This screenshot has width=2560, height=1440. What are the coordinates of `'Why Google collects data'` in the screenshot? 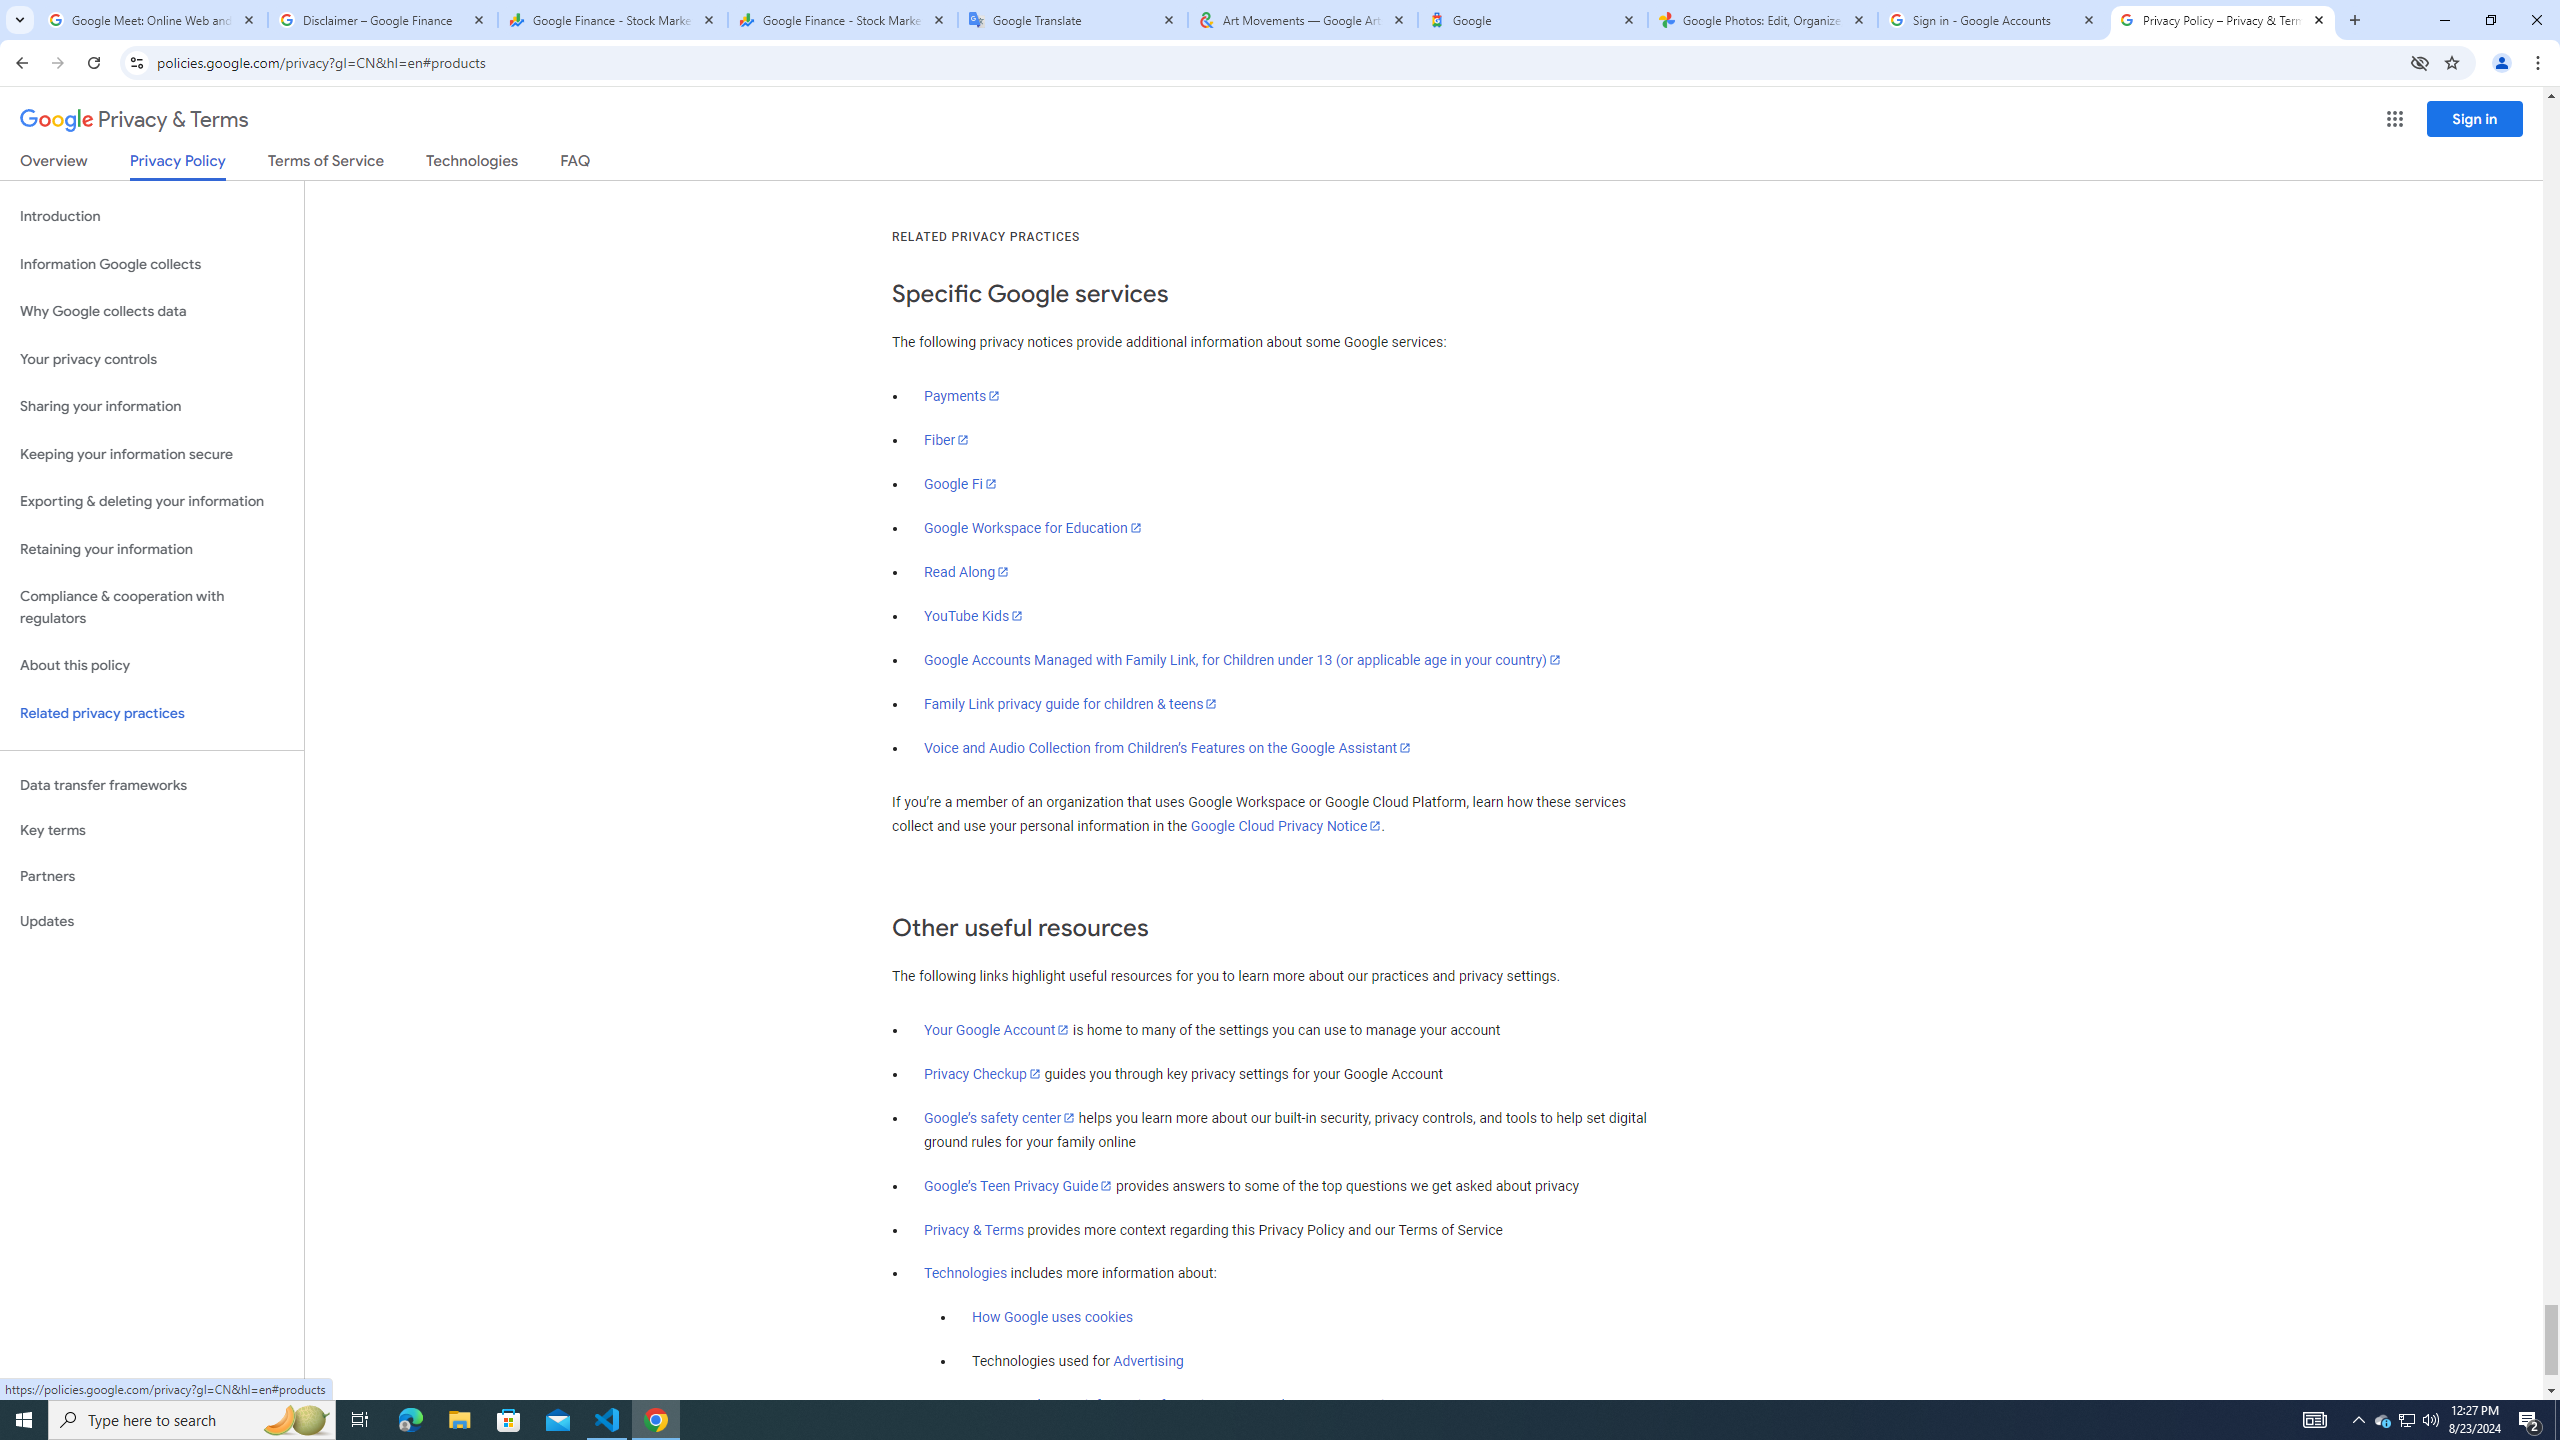 It's located at (151, 310).